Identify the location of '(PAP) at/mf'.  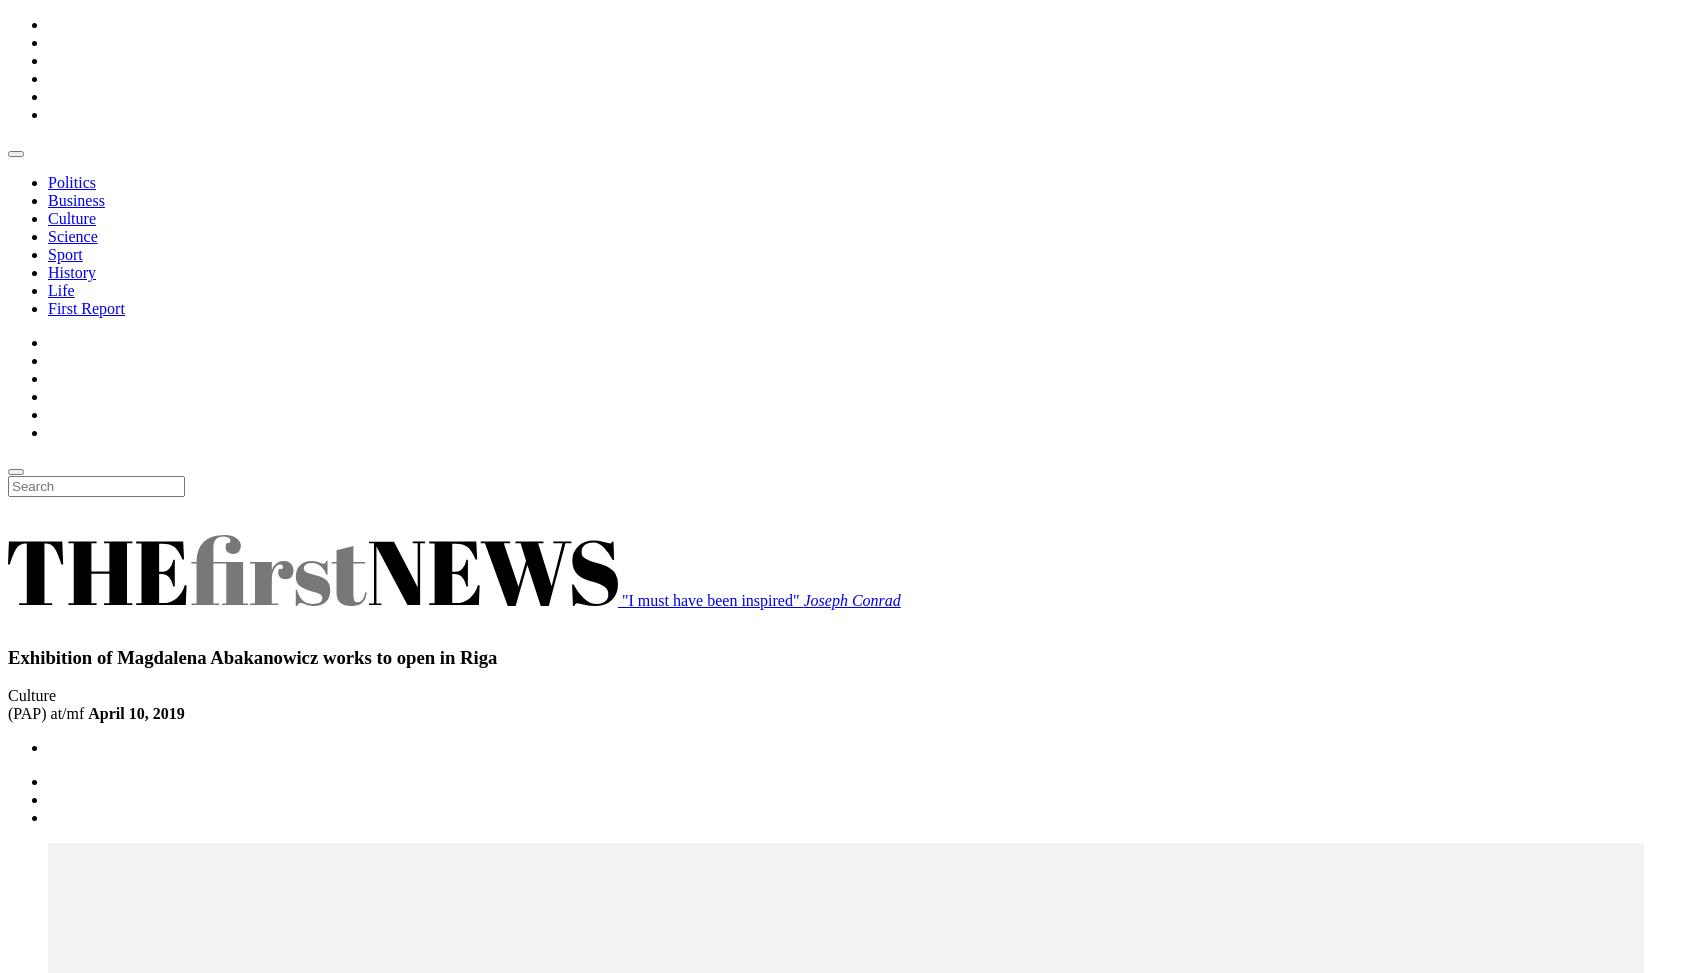
(6, 713).